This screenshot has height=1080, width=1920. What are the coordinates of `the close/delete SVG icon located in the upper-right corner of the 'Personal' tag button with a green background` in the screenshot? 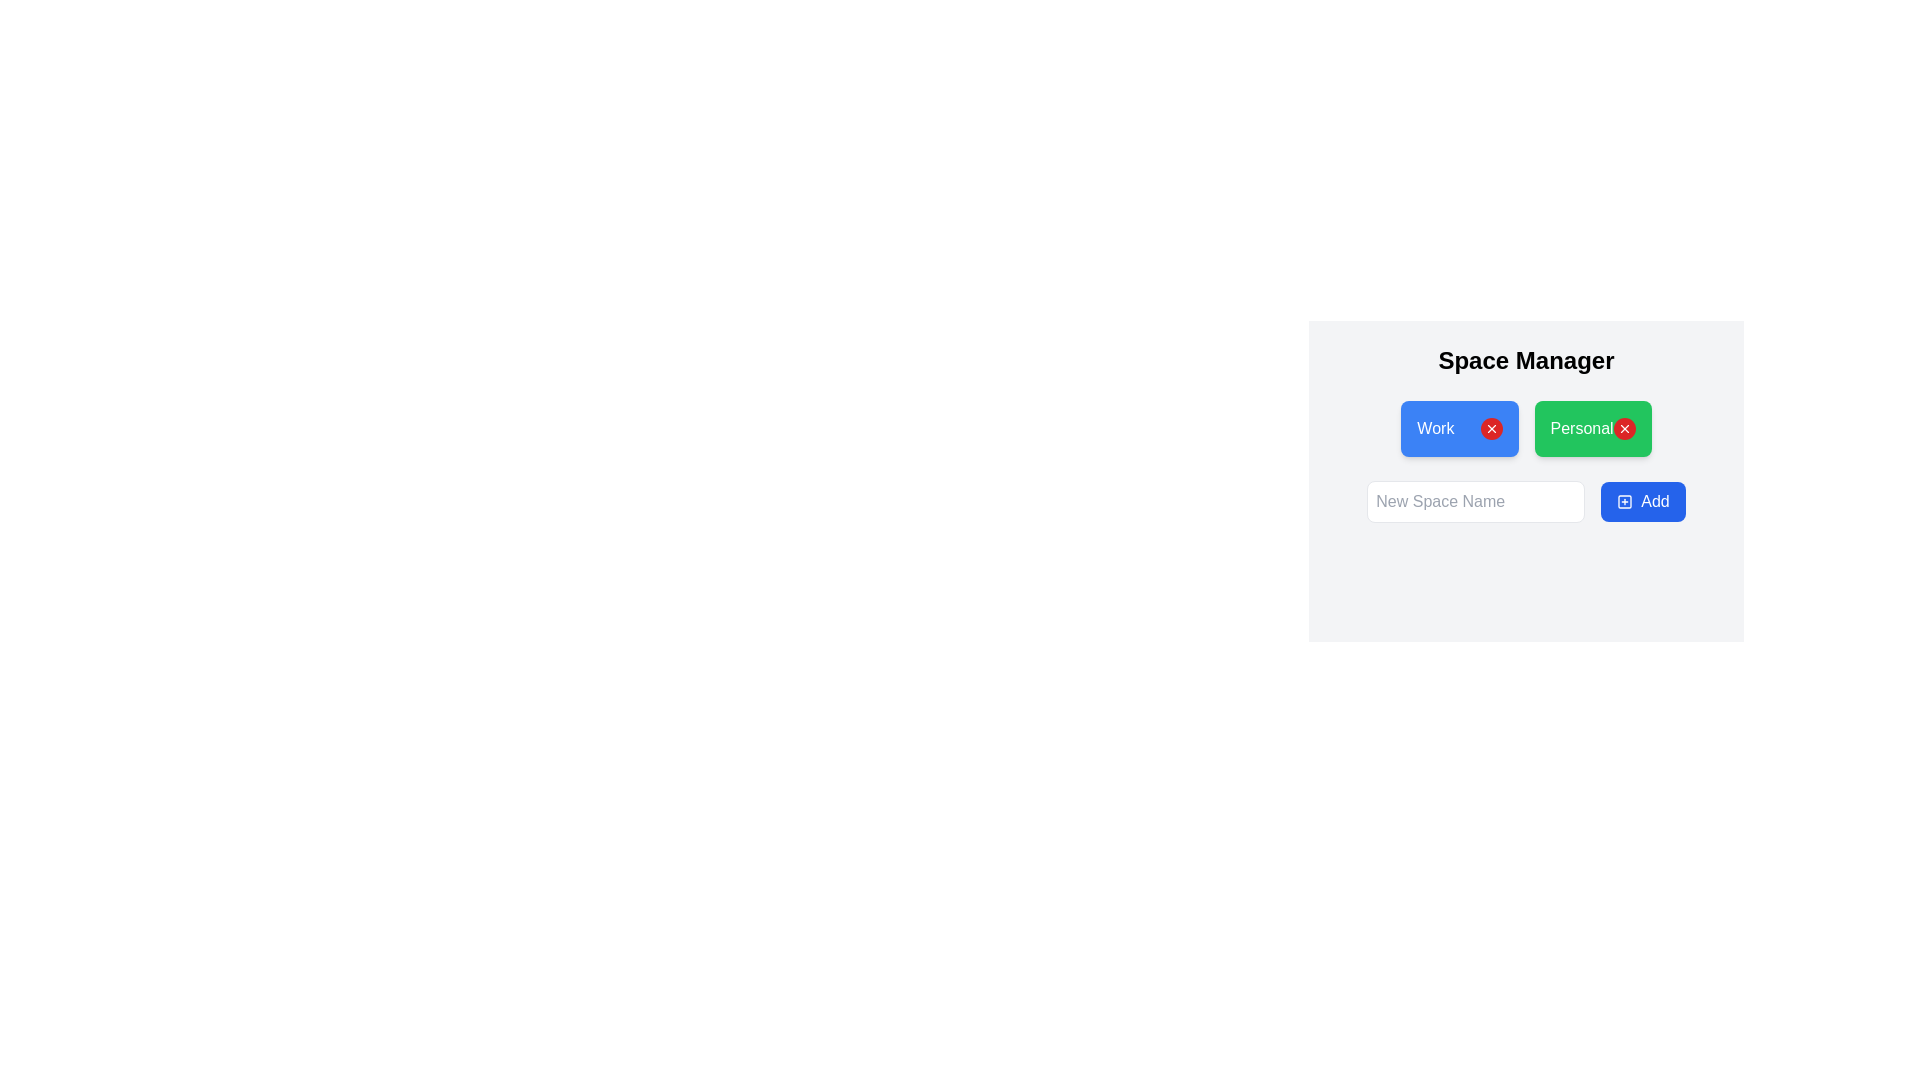 It's located at (1624, 427).